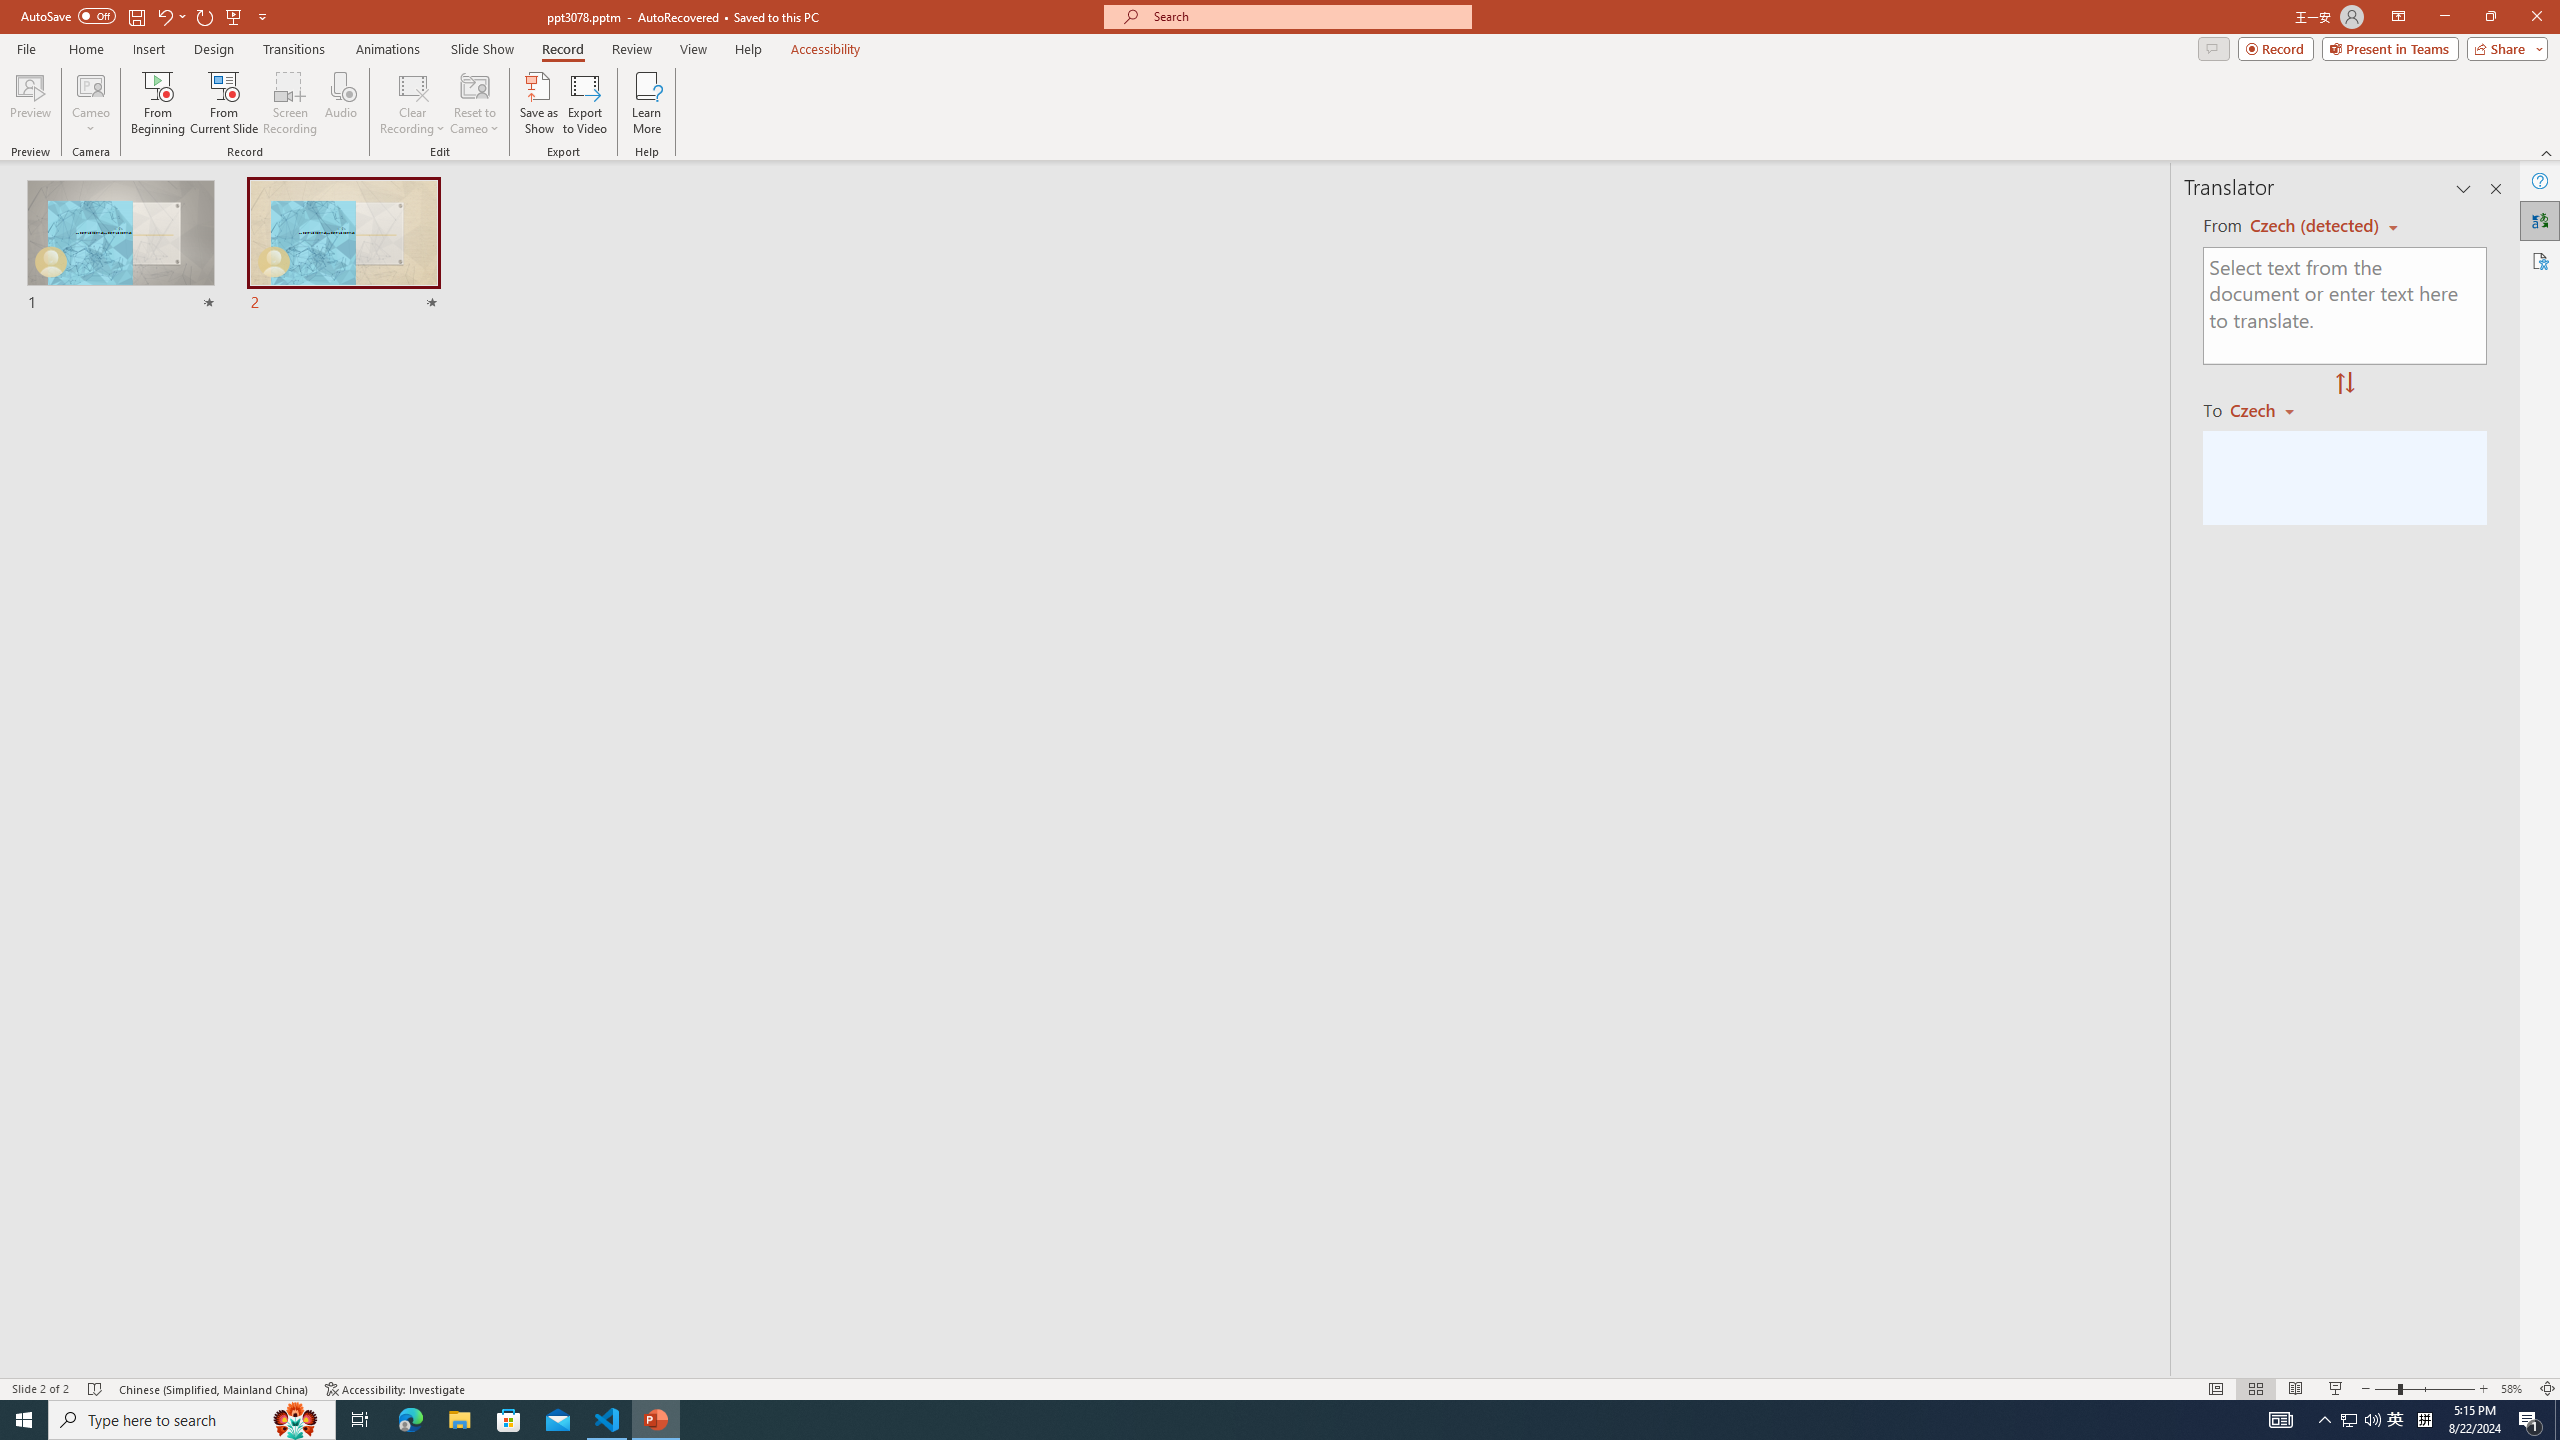 The height and width of the screenshot is (1440, 2560). I want to click on 'Czech (detected)', so click(2315, 225).